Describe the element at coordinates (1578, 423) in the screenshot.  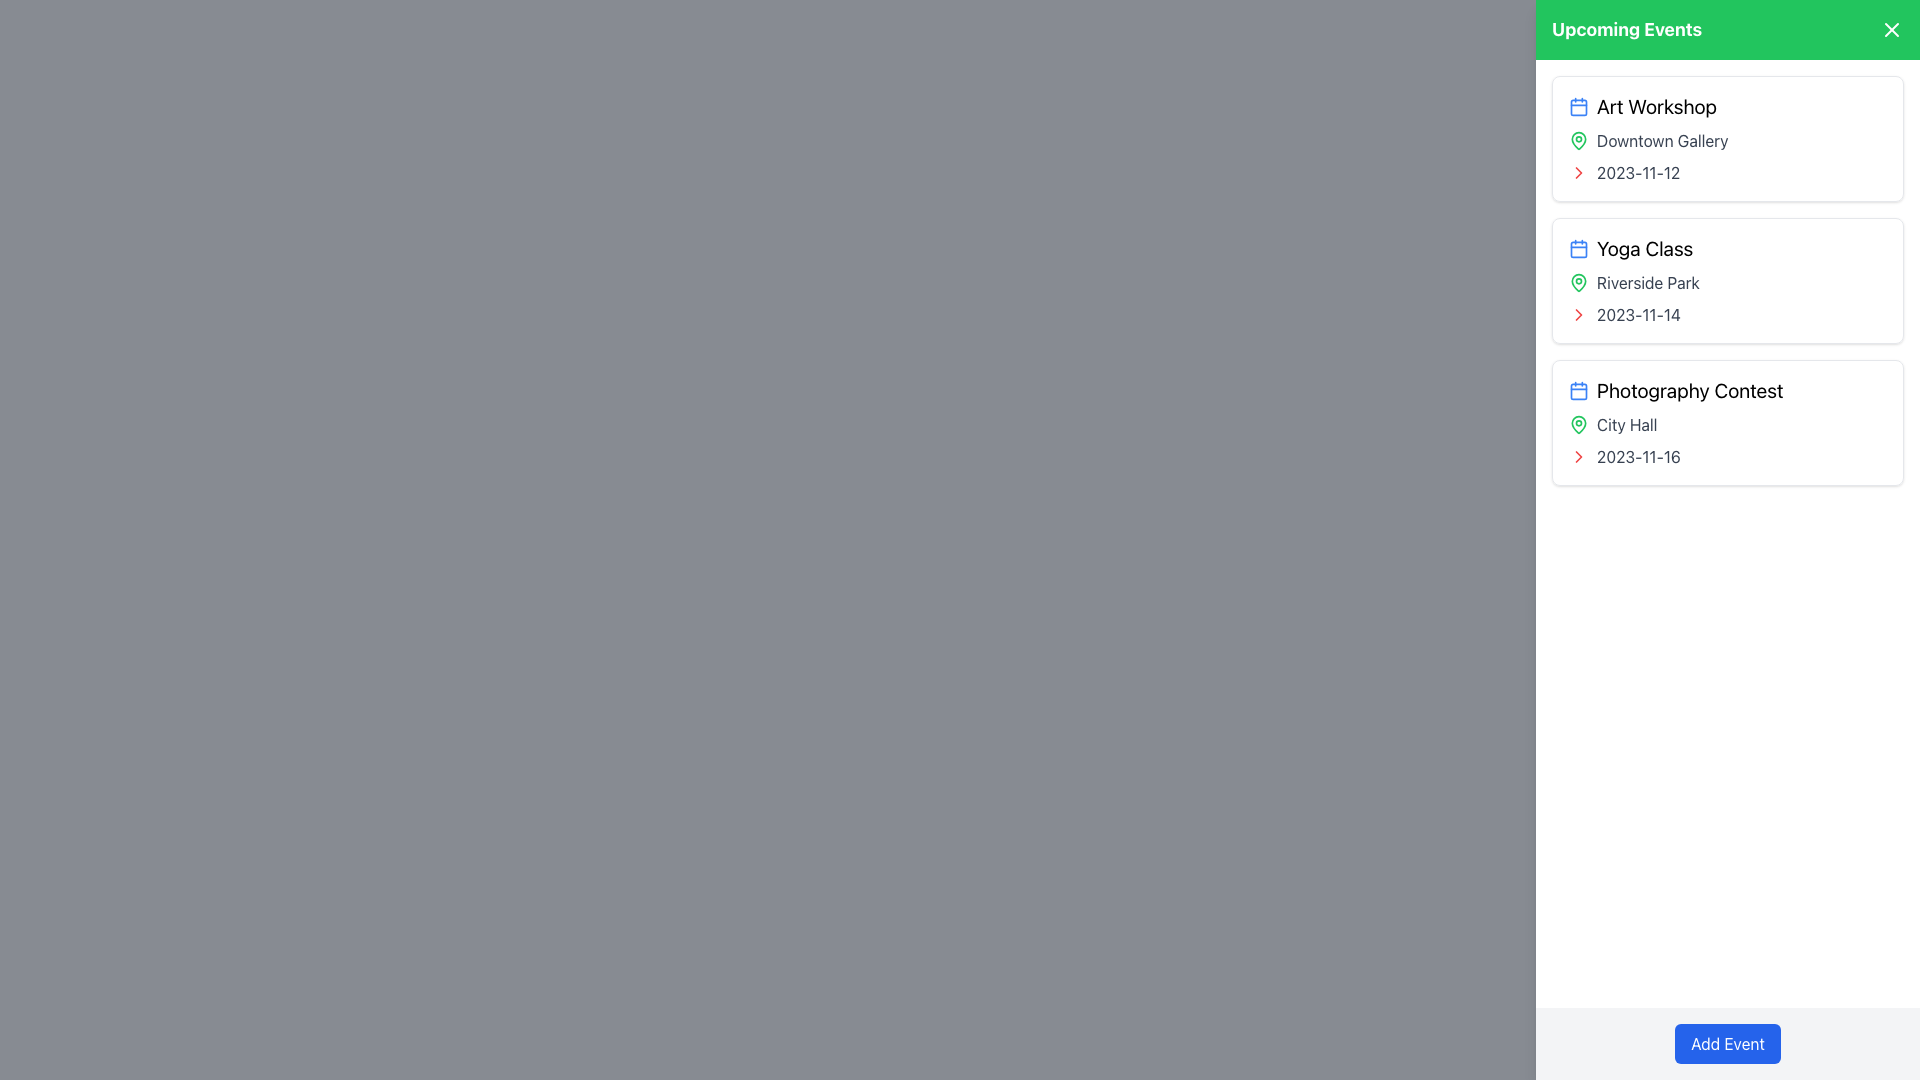
I see `the icon representing the location of the 'Photography Contest' event, which is positioned to the left of the text 'City Hall' within the event card` at that location.